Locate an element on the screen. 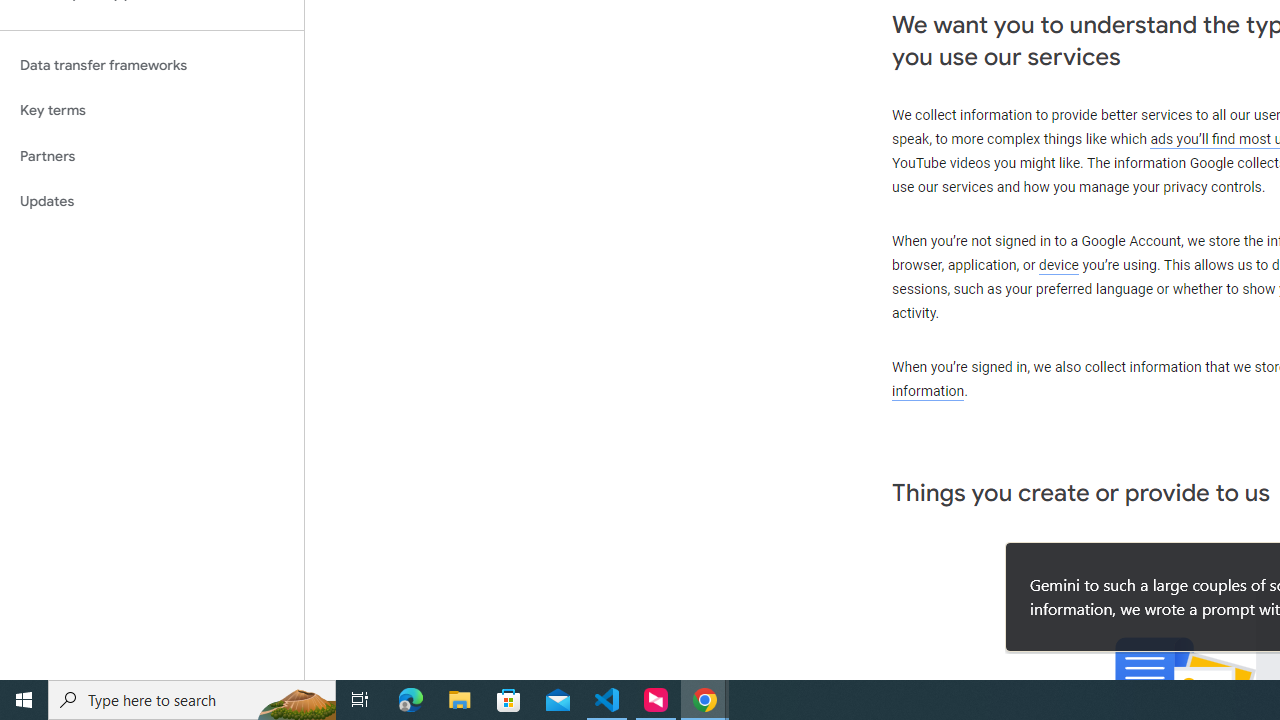 The width and height of the screenshot is (1280, 720). 'Key terms' is located at coordinates (151, 110).